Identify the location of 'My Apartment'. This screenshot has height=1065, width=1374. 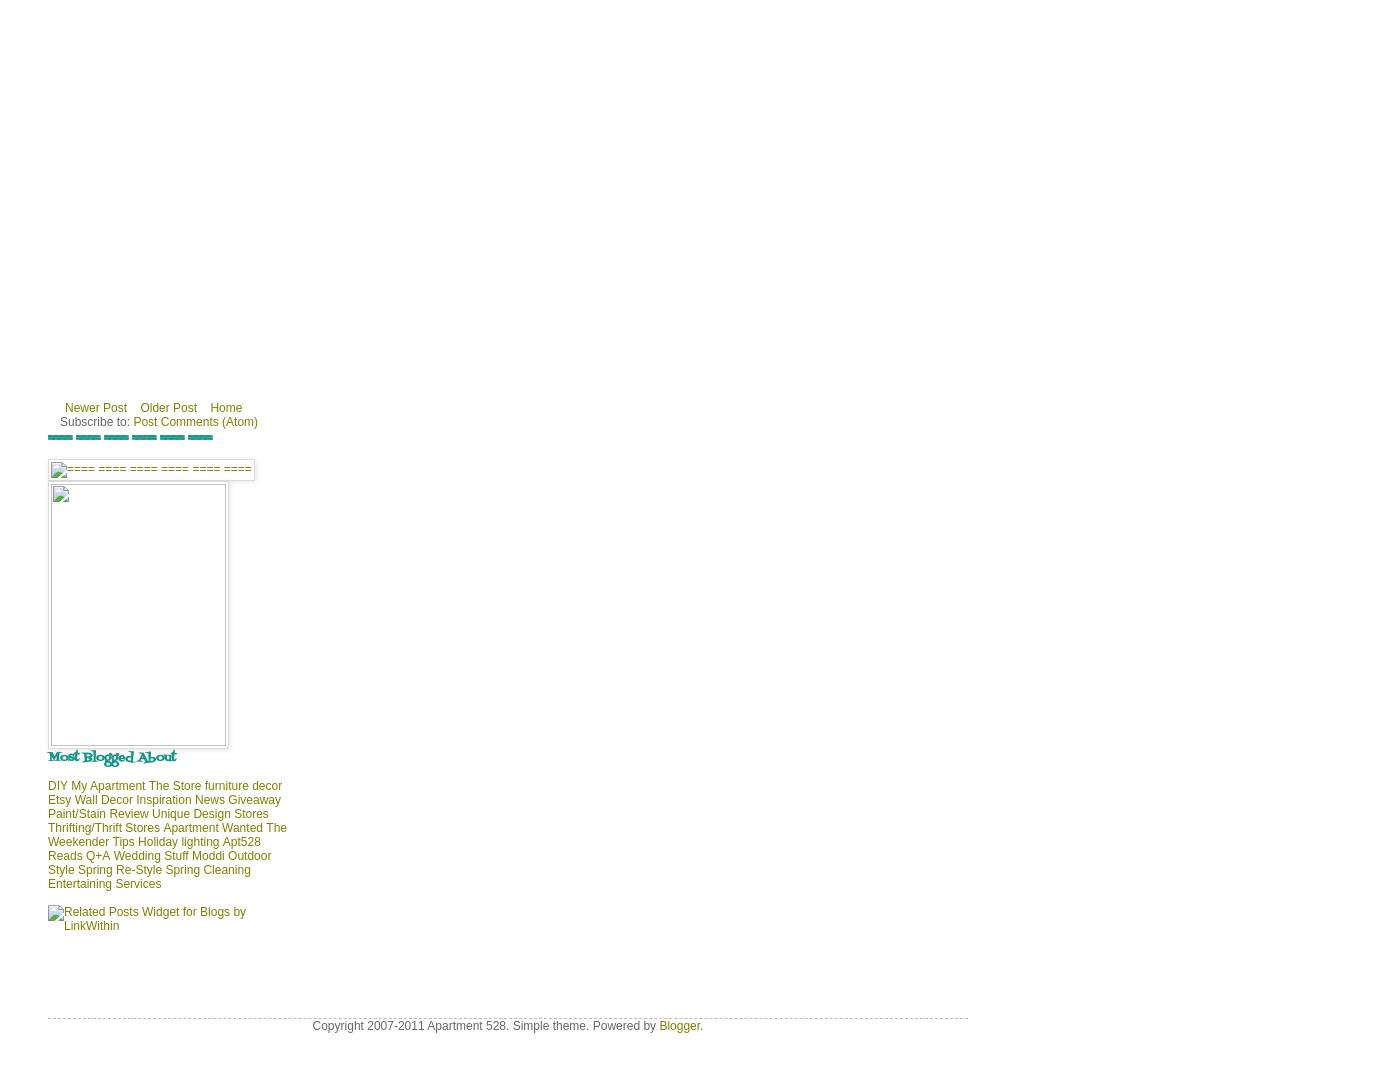
(106, 785).